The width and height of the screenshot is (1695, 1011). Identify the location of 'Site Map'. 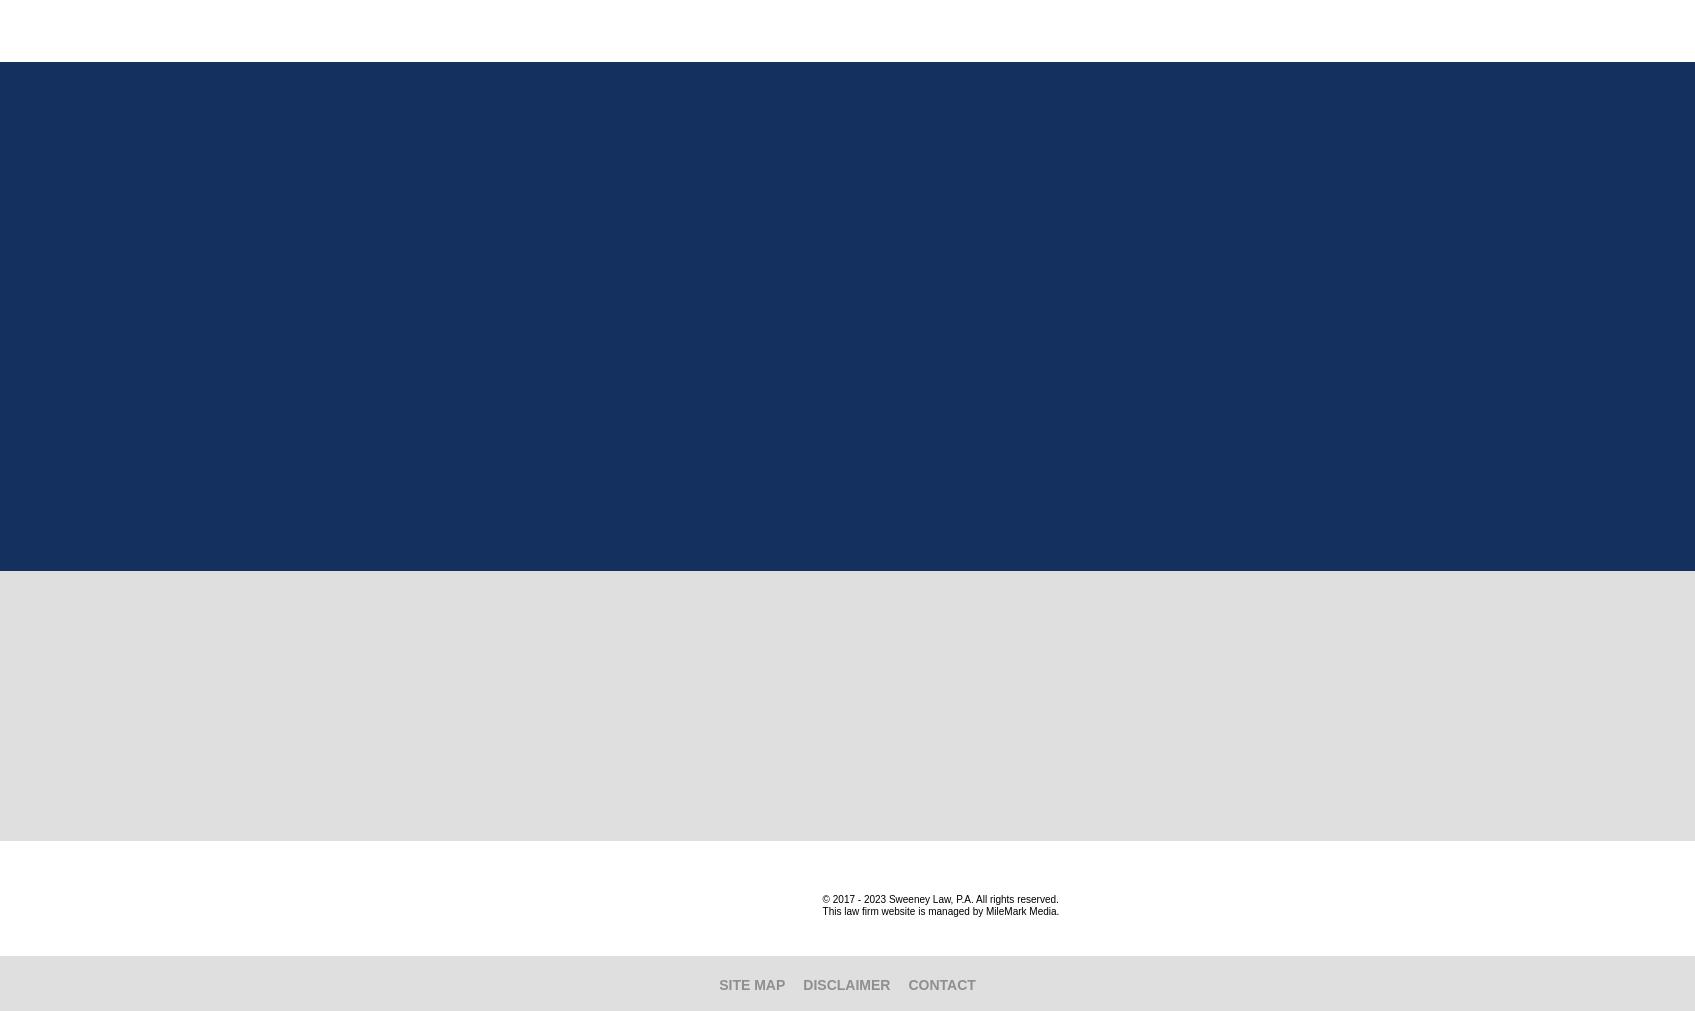
(751, 985).